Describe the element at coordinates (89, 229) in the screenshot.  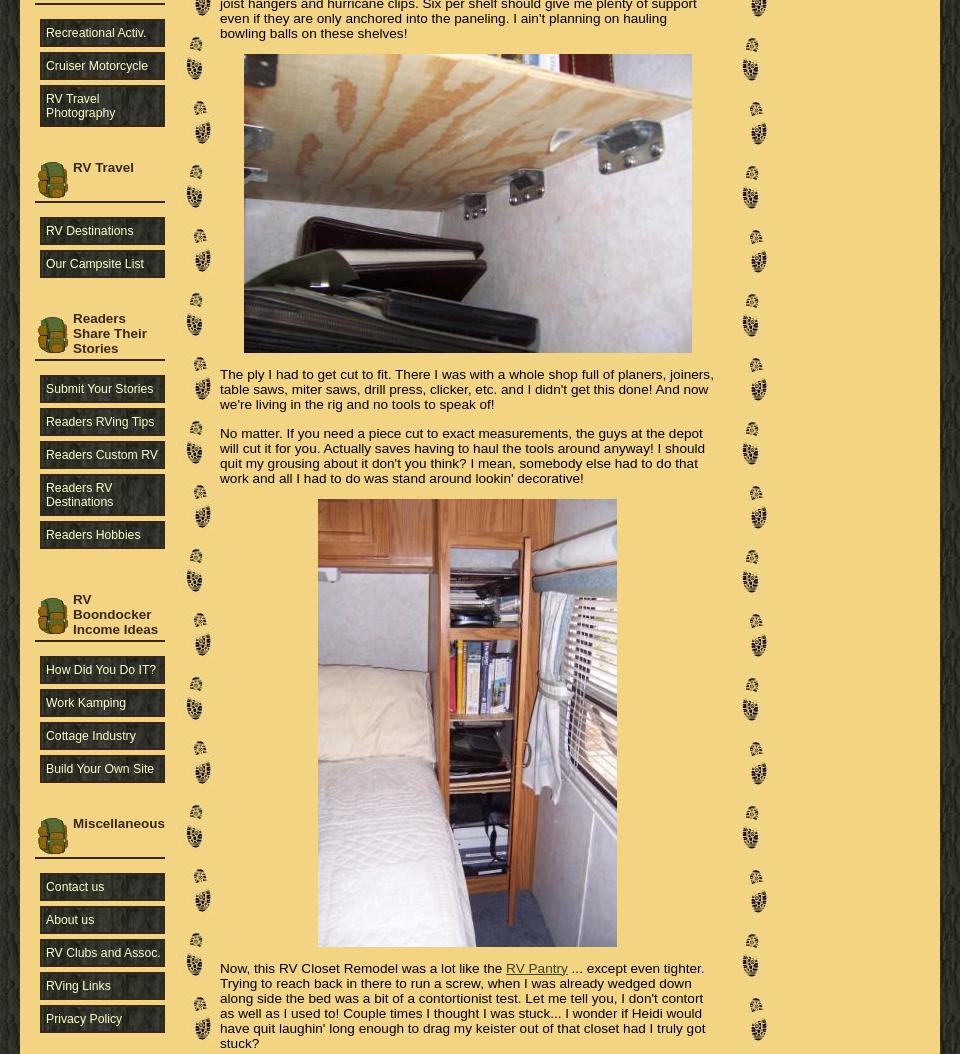
I see `'RV Destinations'` at that location.